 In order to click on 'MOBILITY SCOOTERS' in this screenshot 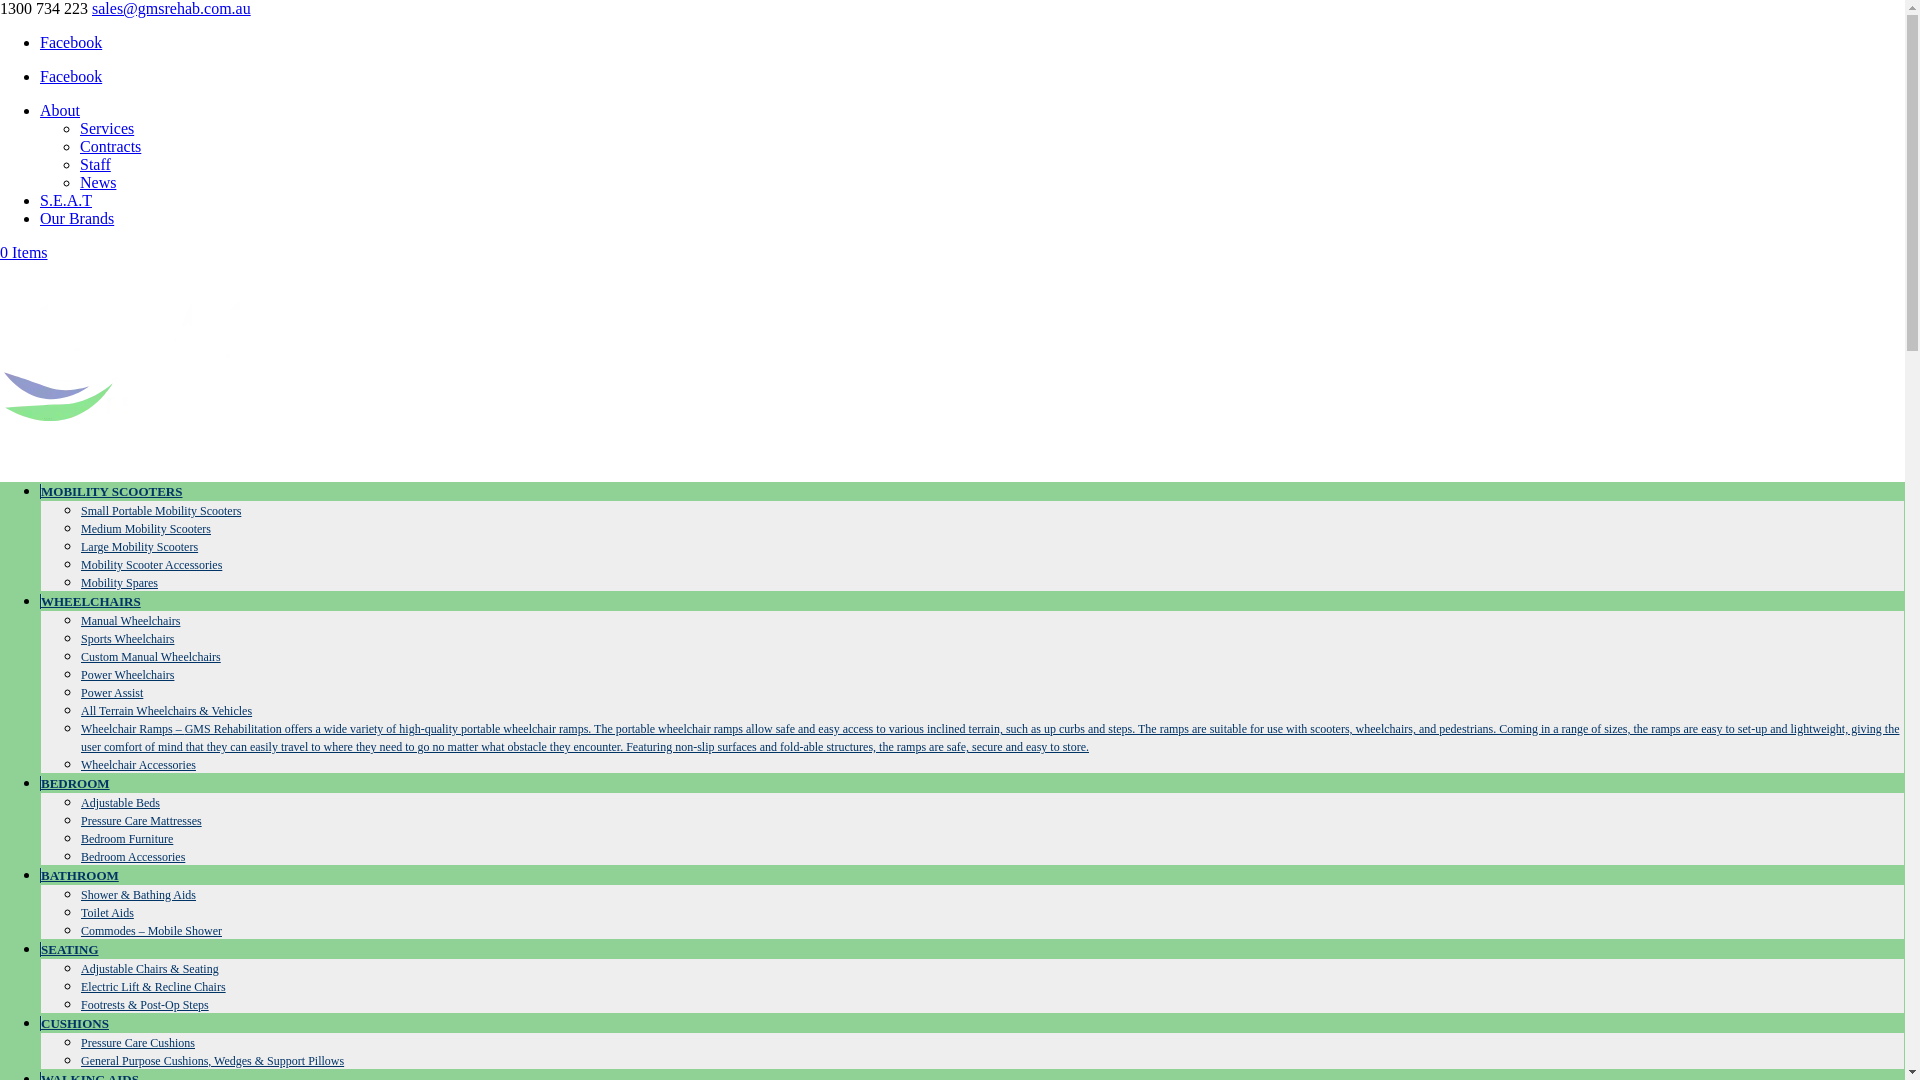, I will do `click(109, 491)`.